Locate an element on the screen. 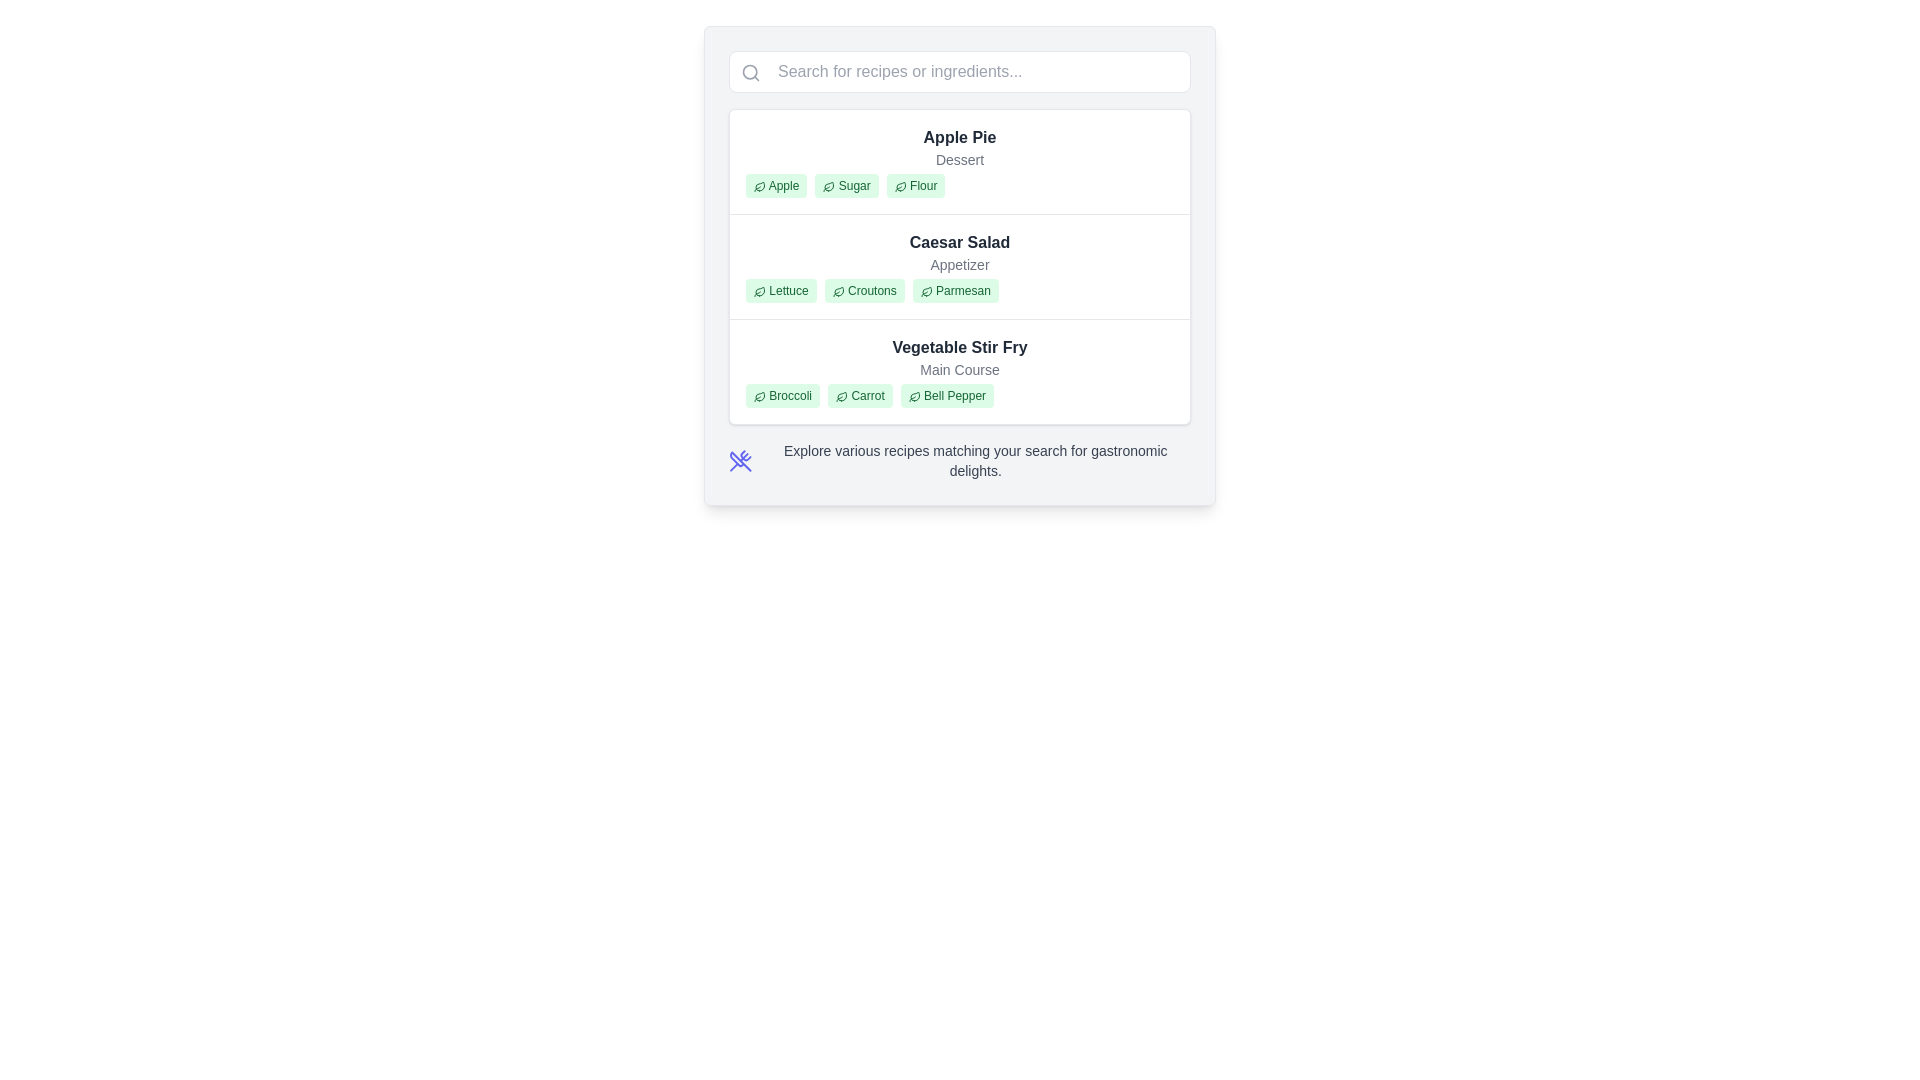 Image resolution: width=1920 pixels, height=1080 pixels. the text of the ingredient label for the 'Caesar Salad' recipe, which is the third label in a row of three, positioned right of 'Lettuce' and 'Croutons' is located at coordinates (954, 290).